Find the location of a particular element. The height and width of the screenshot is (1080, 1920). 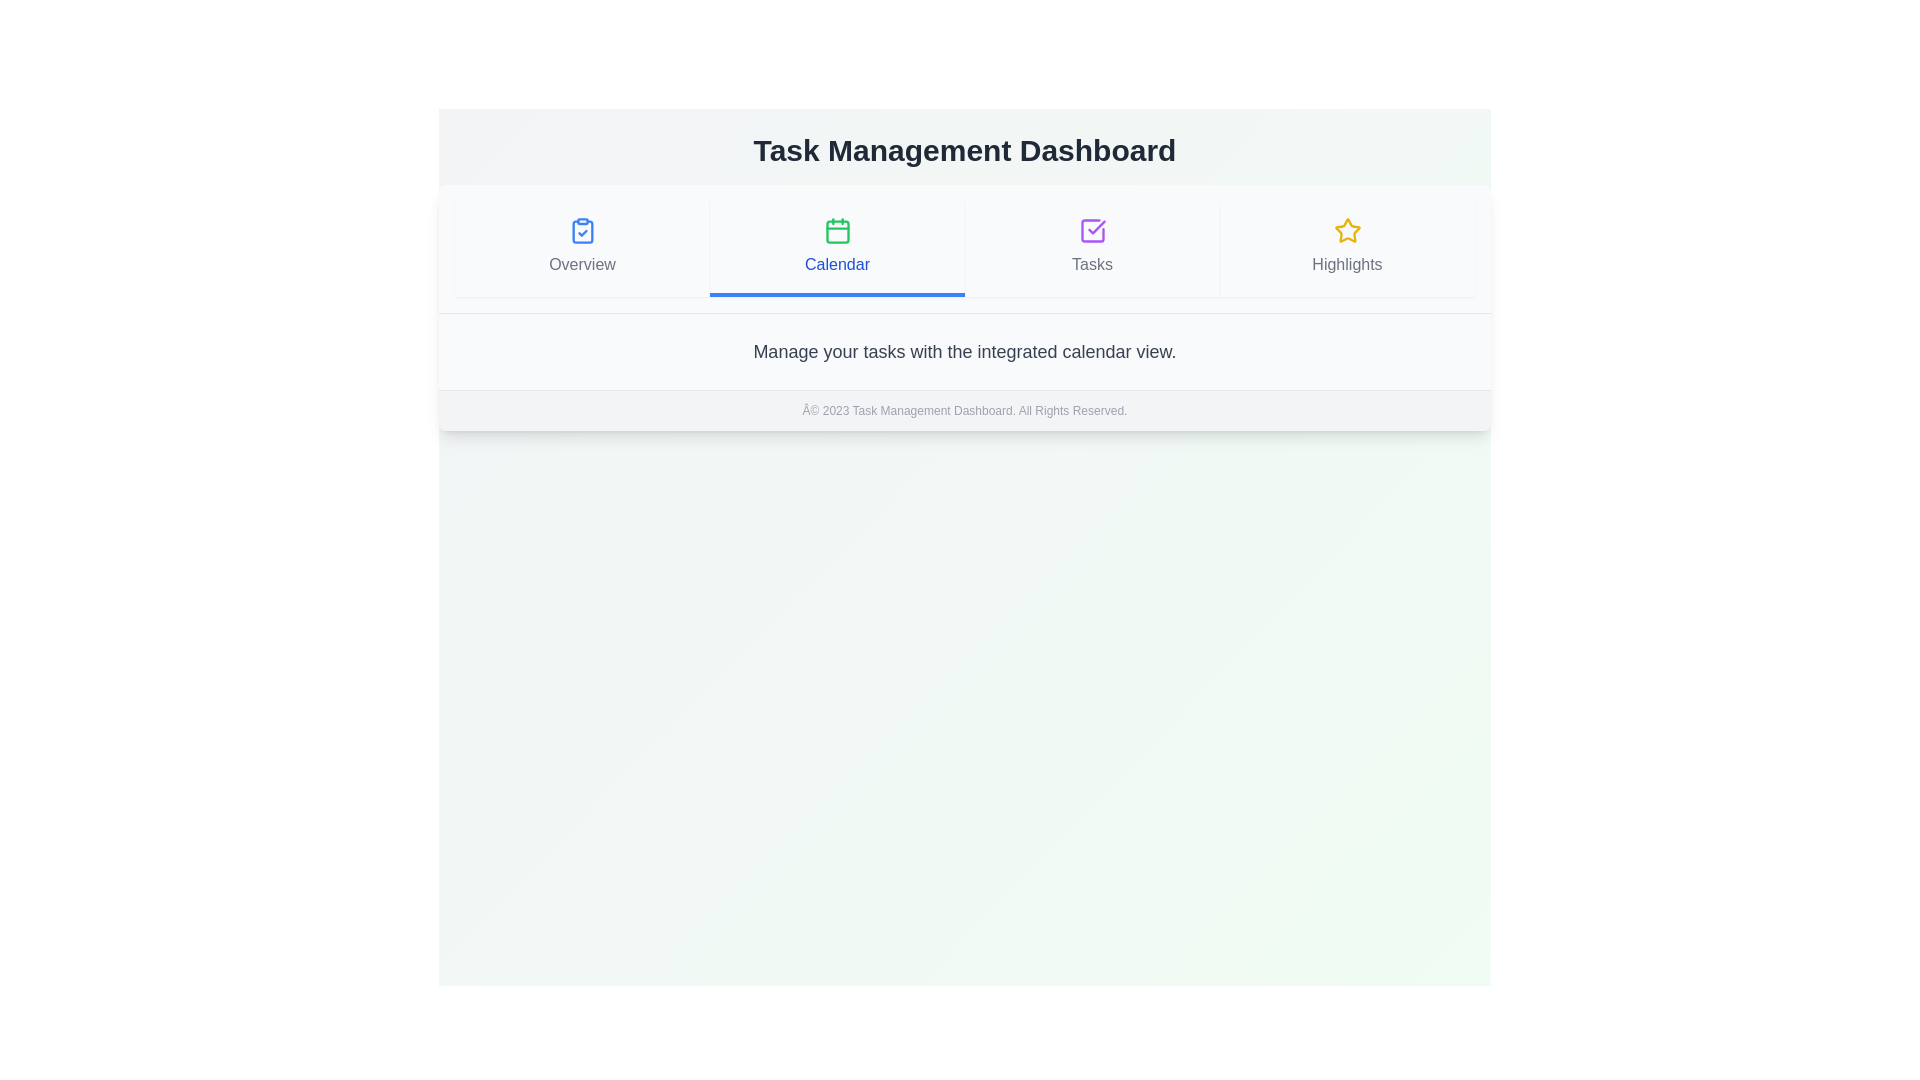

the icon located in the top-right portion of the page, preceding the label text of the 'Highlights' section is located at coordinates (1347, 230).